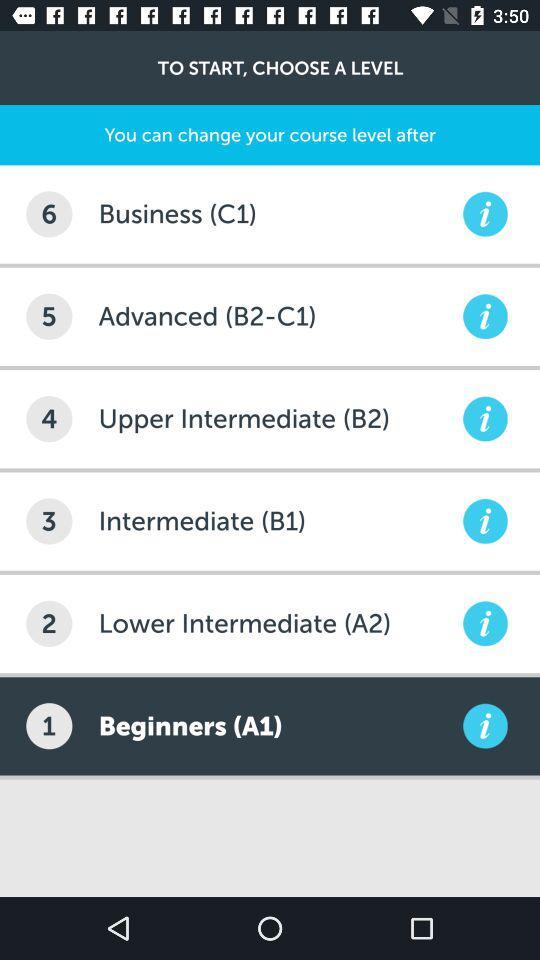 The width and height of the screenshot is (540, 960). I want to click on more information, so click(484, 520).